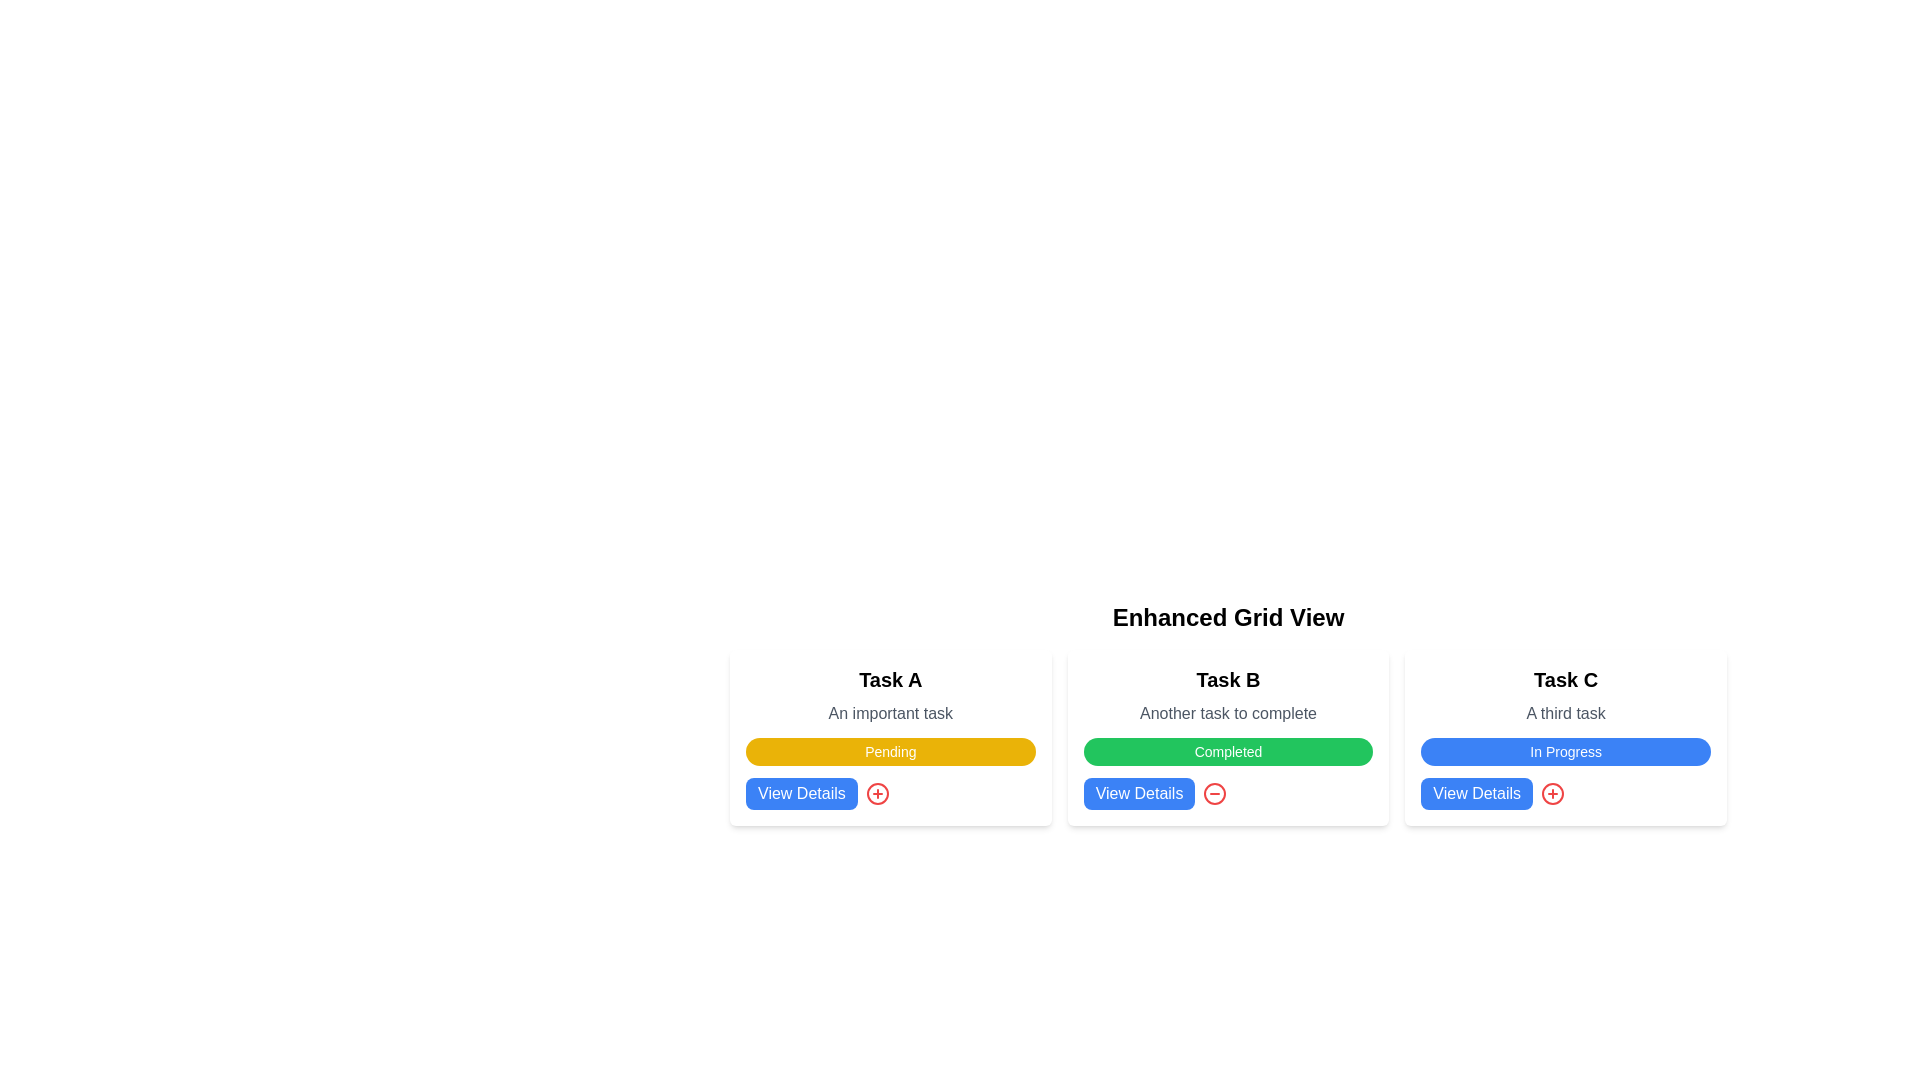 The image size is (1920, 1080). I want to click on the 'View Details' button with a blue background and white text, located on the left side of the three equivalent buttons corresponding to 'Task A', so click(801, 793).